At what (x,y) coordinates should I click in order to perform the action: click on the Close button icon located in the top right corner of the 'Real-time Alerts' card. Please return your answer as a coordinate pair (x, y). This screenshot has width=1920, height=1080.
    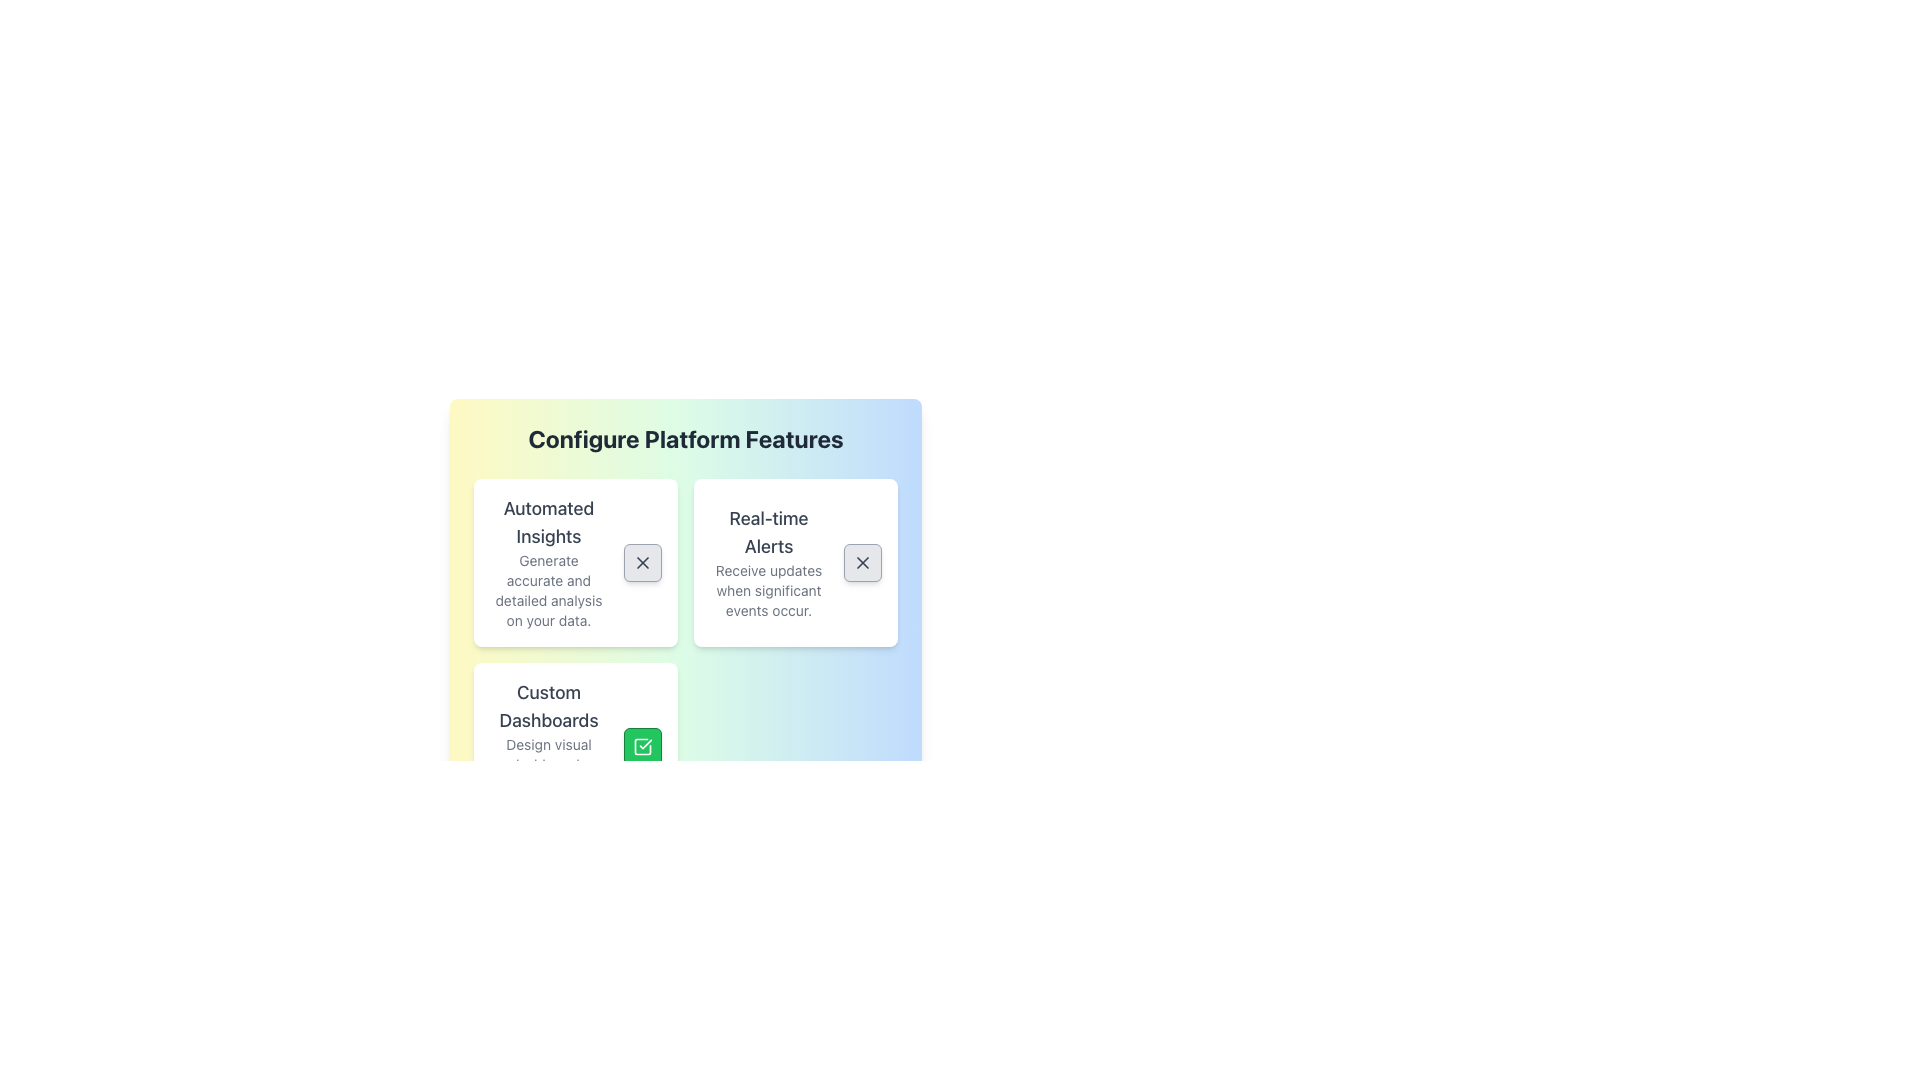
    Looking at the image, I should click on (863, 563).